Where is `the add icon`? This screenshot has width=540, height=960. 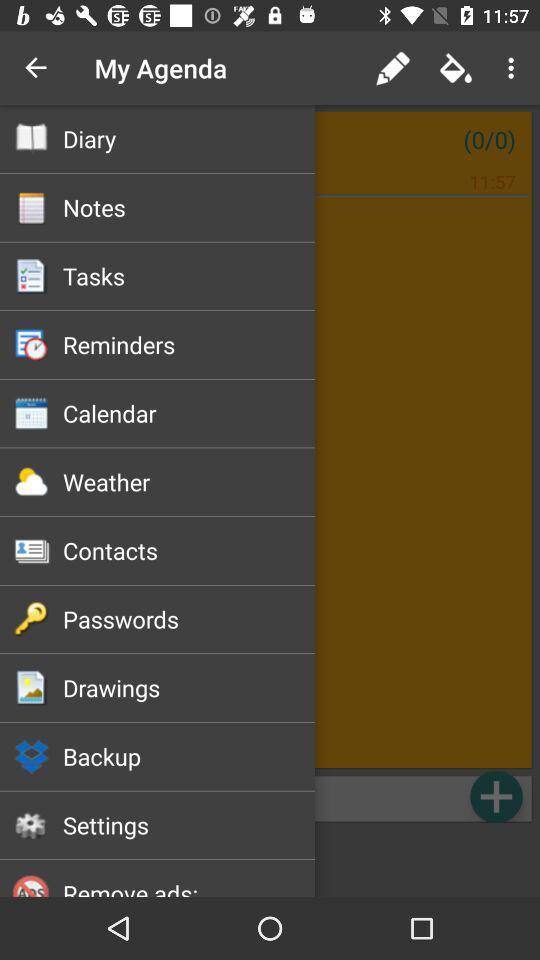
the add icon is located at coordinates (495, 796).